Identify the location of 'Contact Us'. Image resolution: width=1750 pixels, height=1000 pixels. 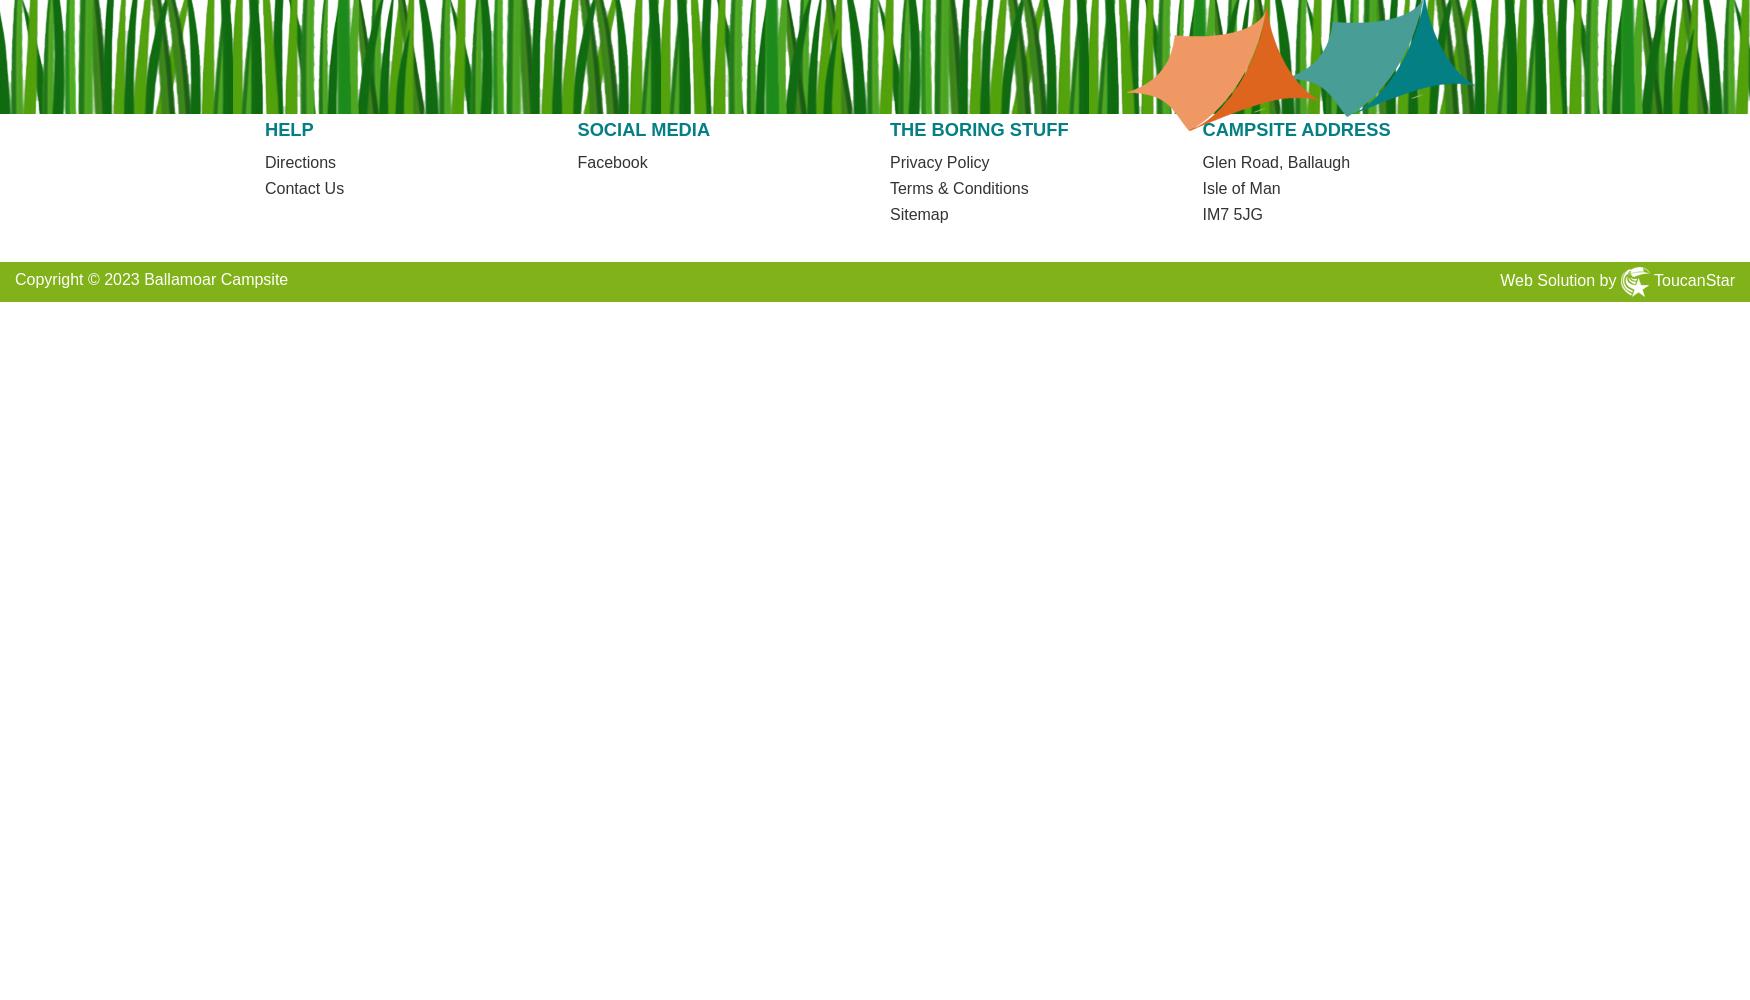
(302, 187).